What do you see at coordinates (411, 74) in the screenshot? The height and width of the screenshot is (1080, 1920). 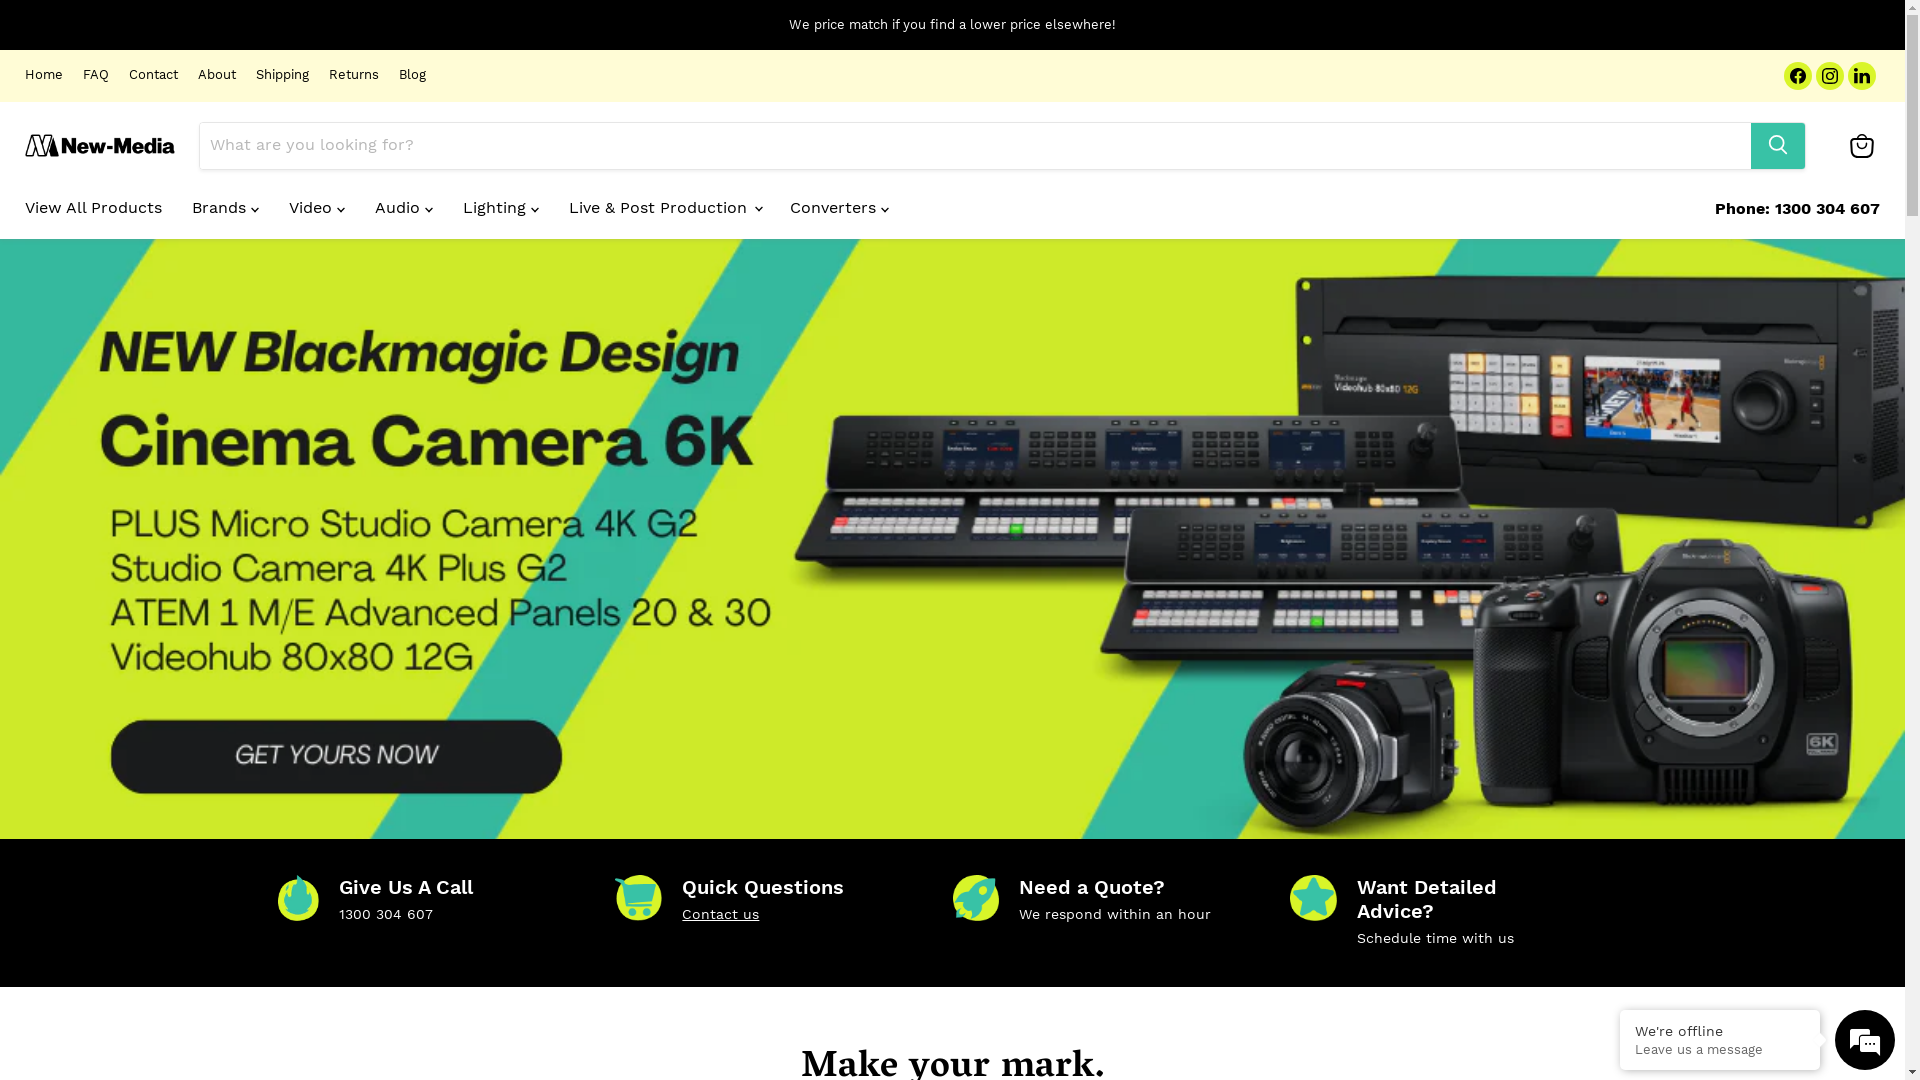 I see `'Blog'` at bounding box center [411, 74].